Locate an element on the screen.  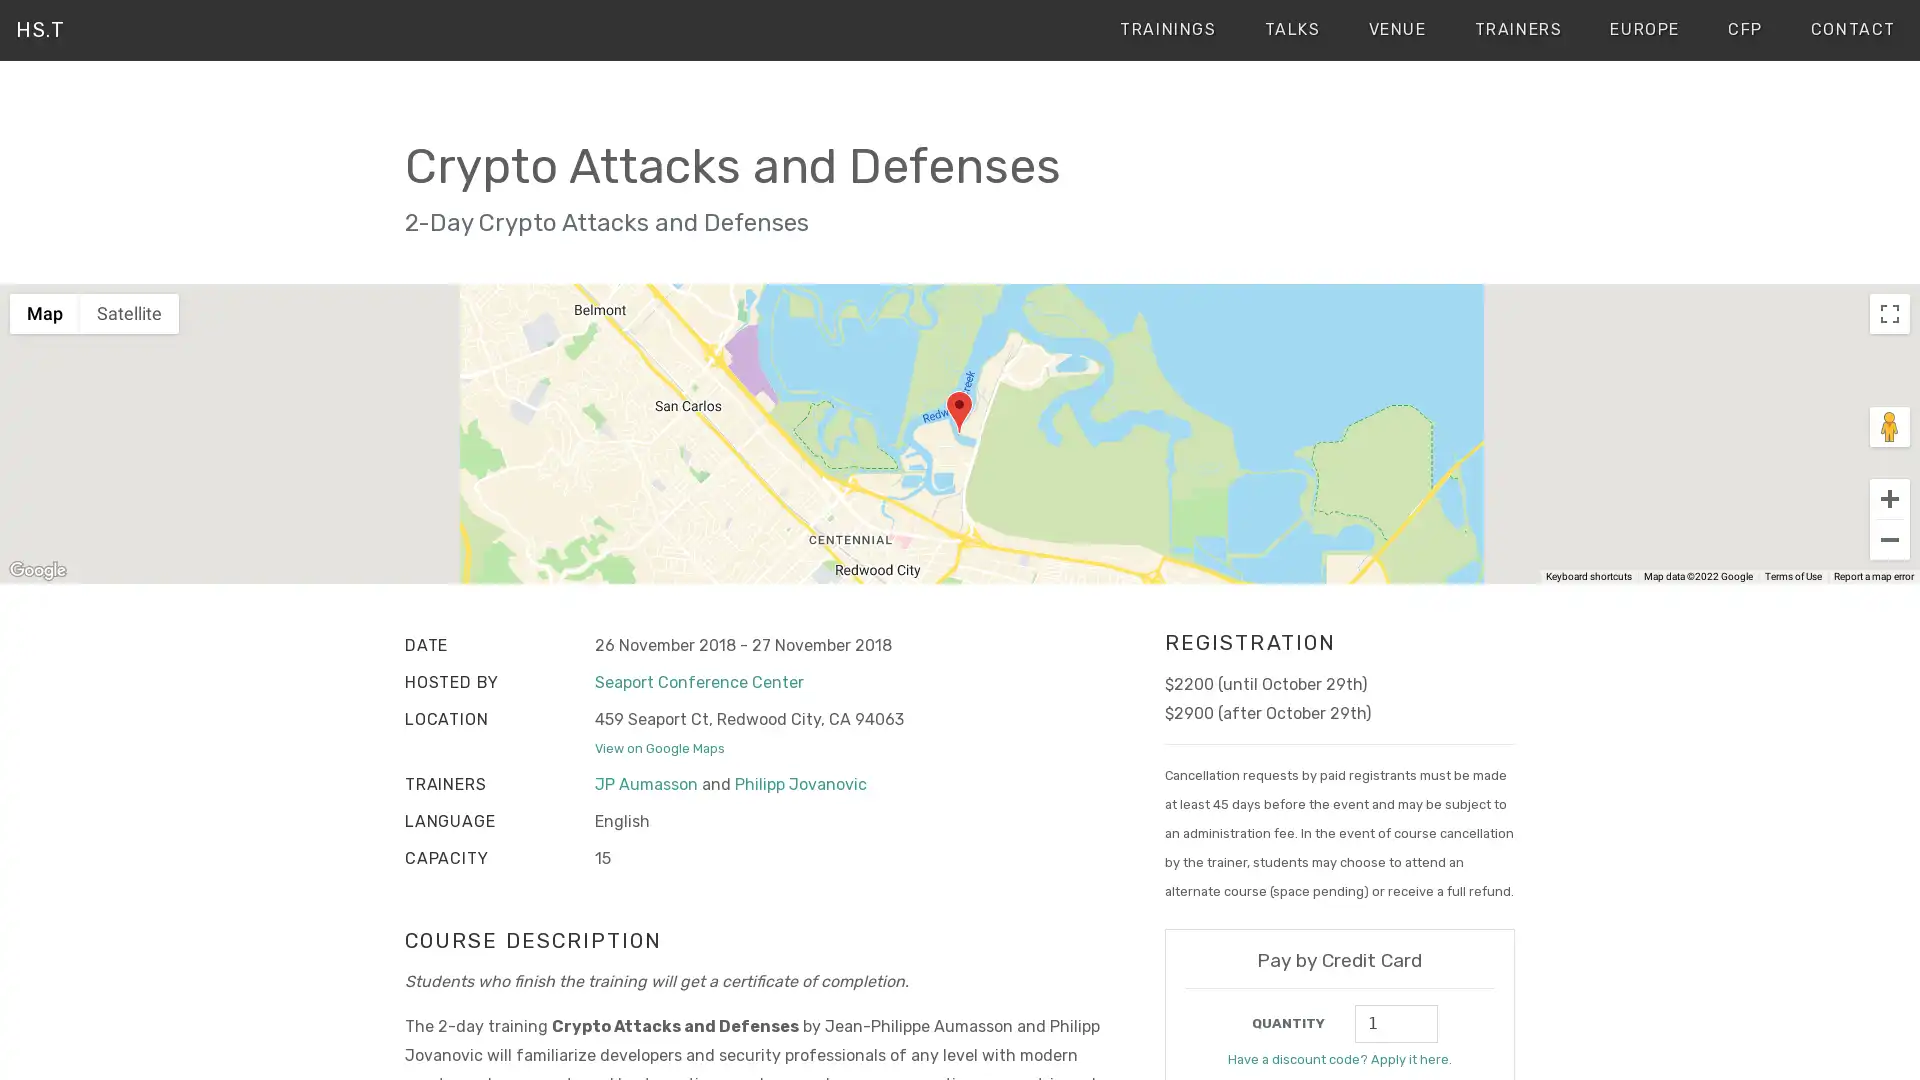
Zoom out is located at coordinates (1889, 538).